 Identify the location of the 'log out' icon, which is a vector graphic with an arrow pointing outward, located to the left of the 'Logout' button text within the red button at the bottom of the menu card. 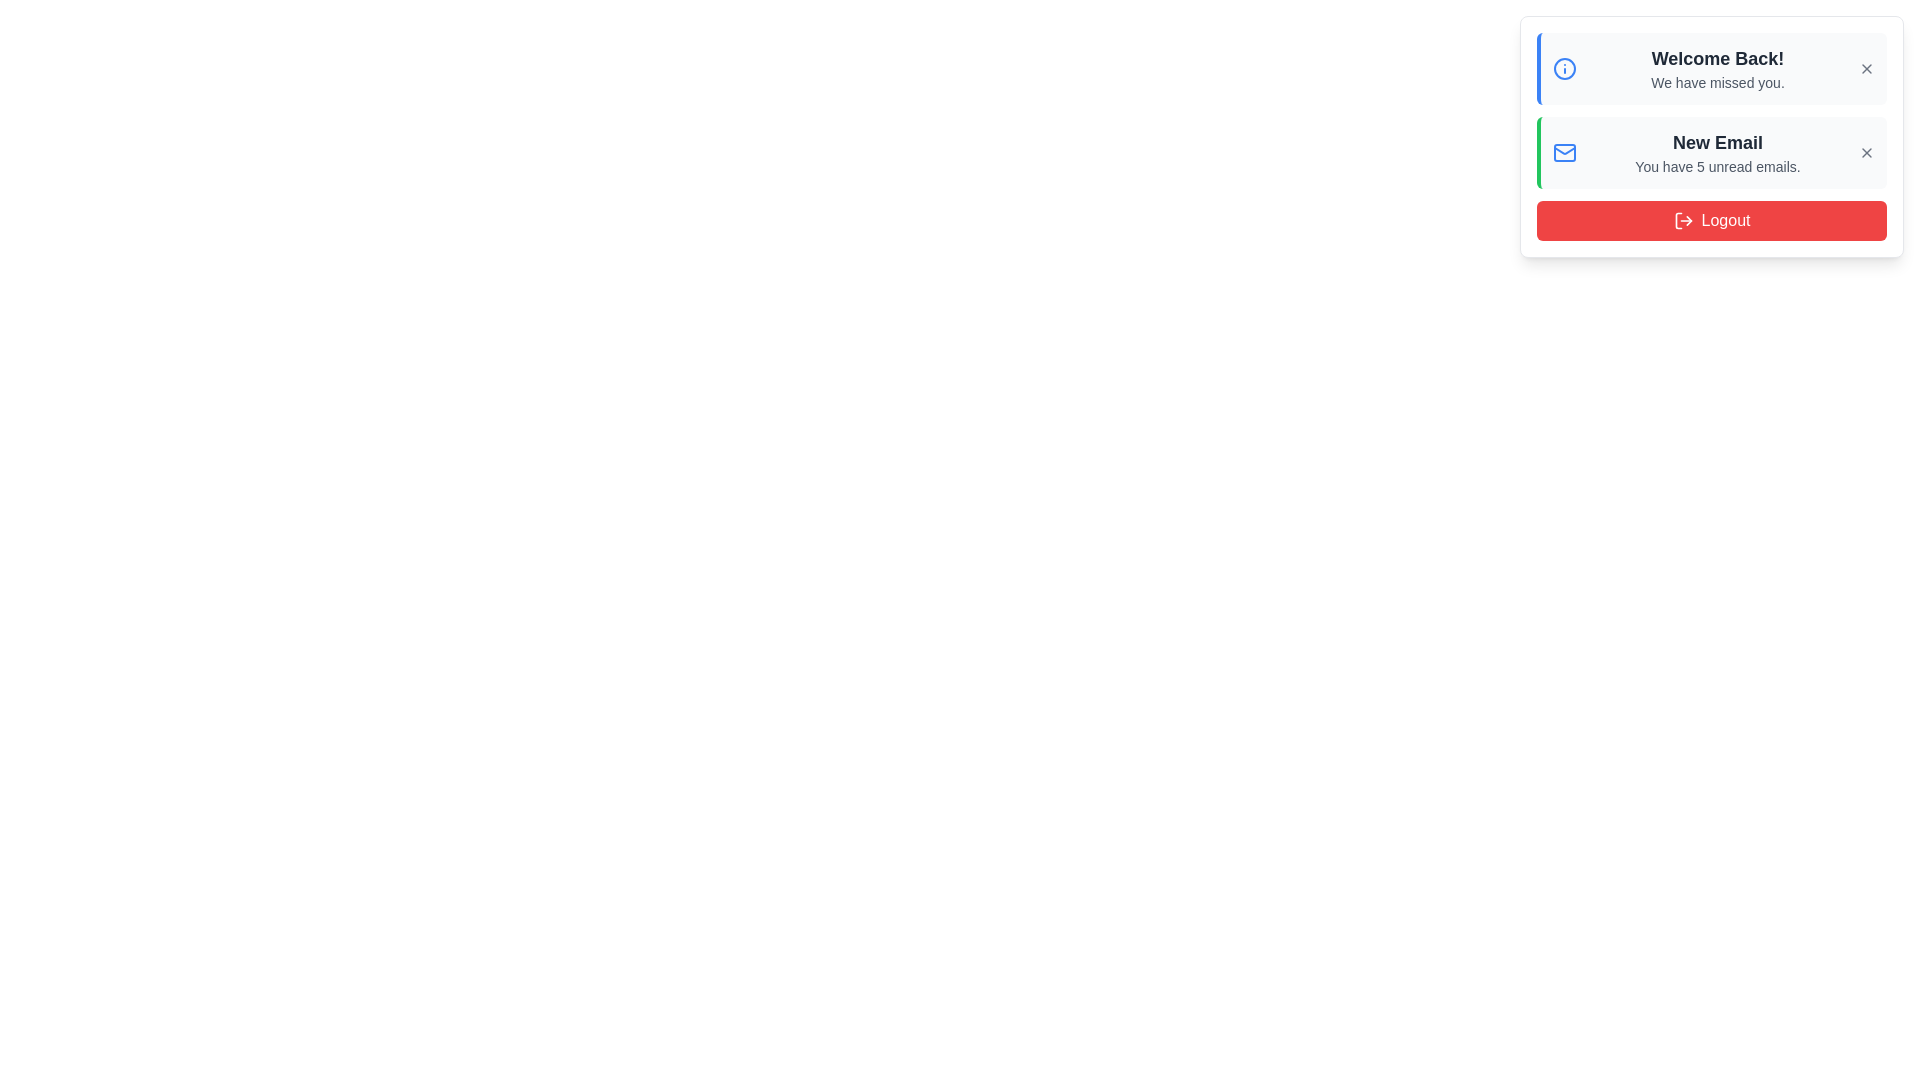
(1682, 220).